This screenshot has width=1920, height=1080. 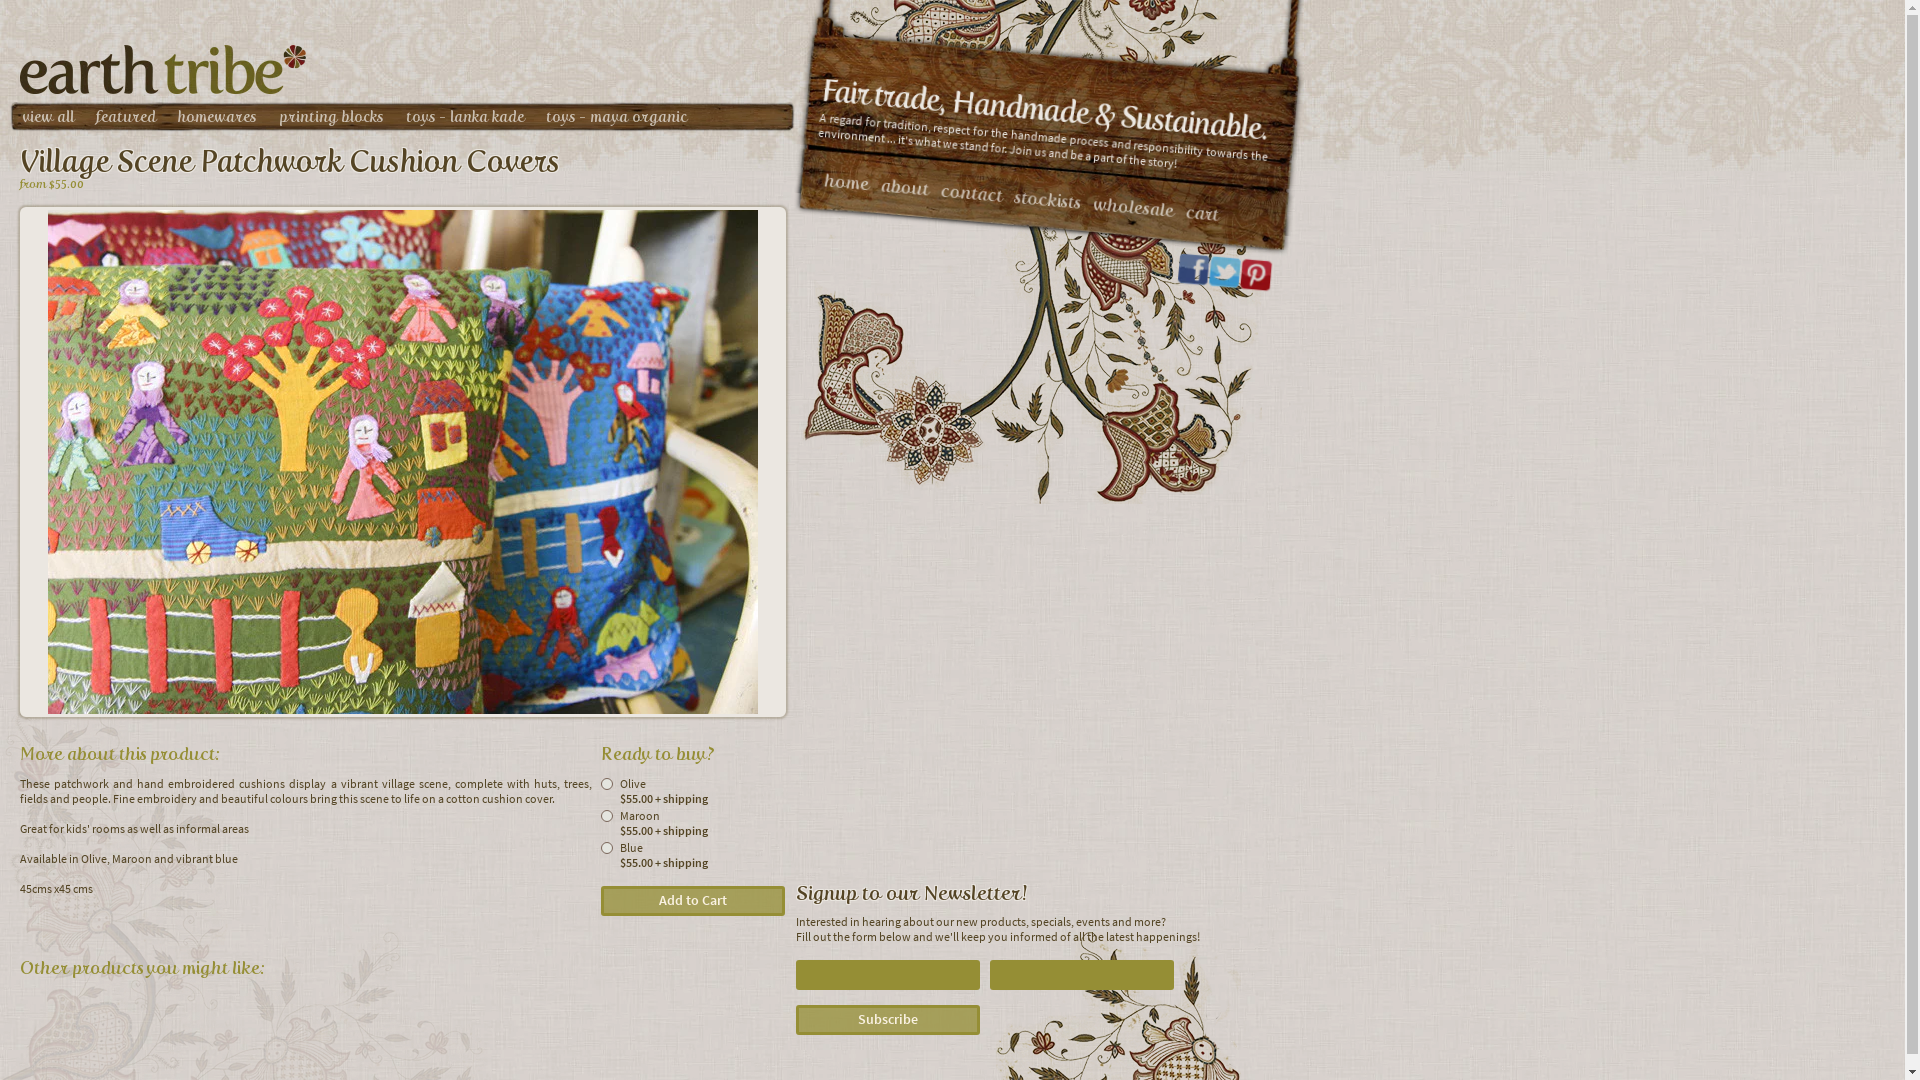 What do you see at coordinates (1046, 196) in the screenshot?
I see `'stockists'` at bounding box center [1046, 196].